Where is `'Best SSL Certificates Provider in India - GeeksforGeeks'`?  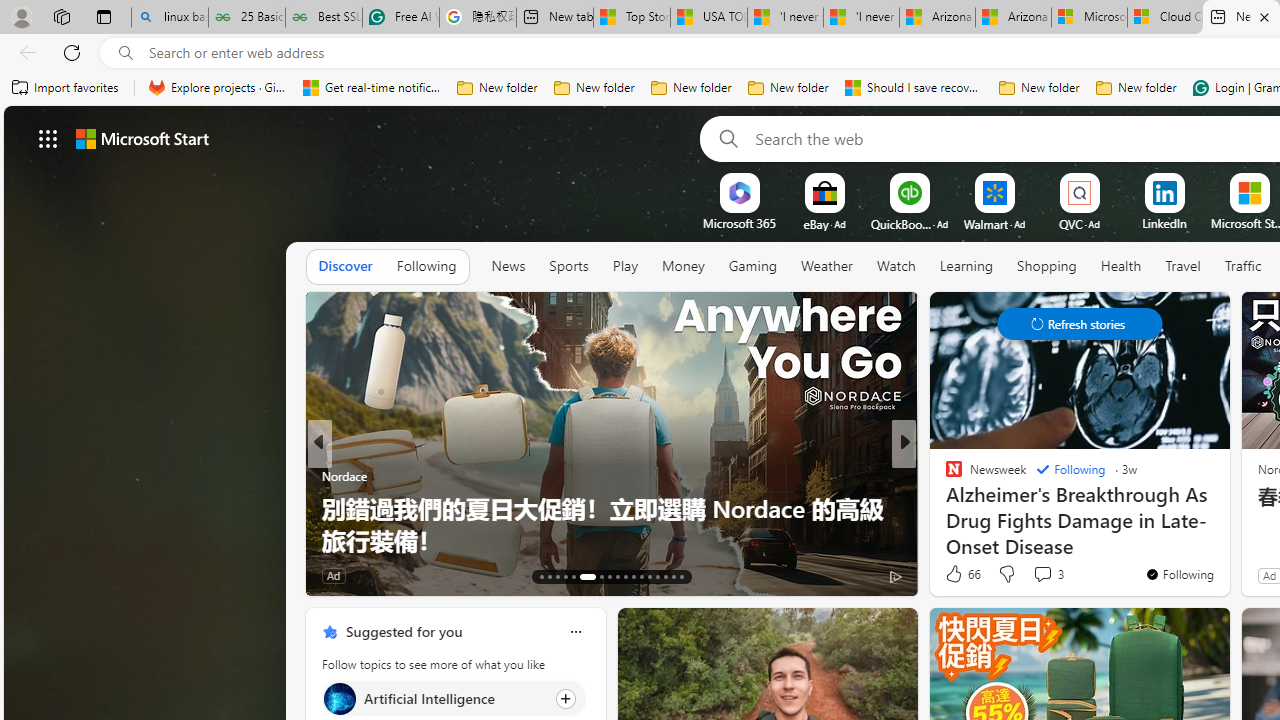 'Best SSL Certificates Provider in India - GeeksforGeeks' is located at coordinates (323, 17).